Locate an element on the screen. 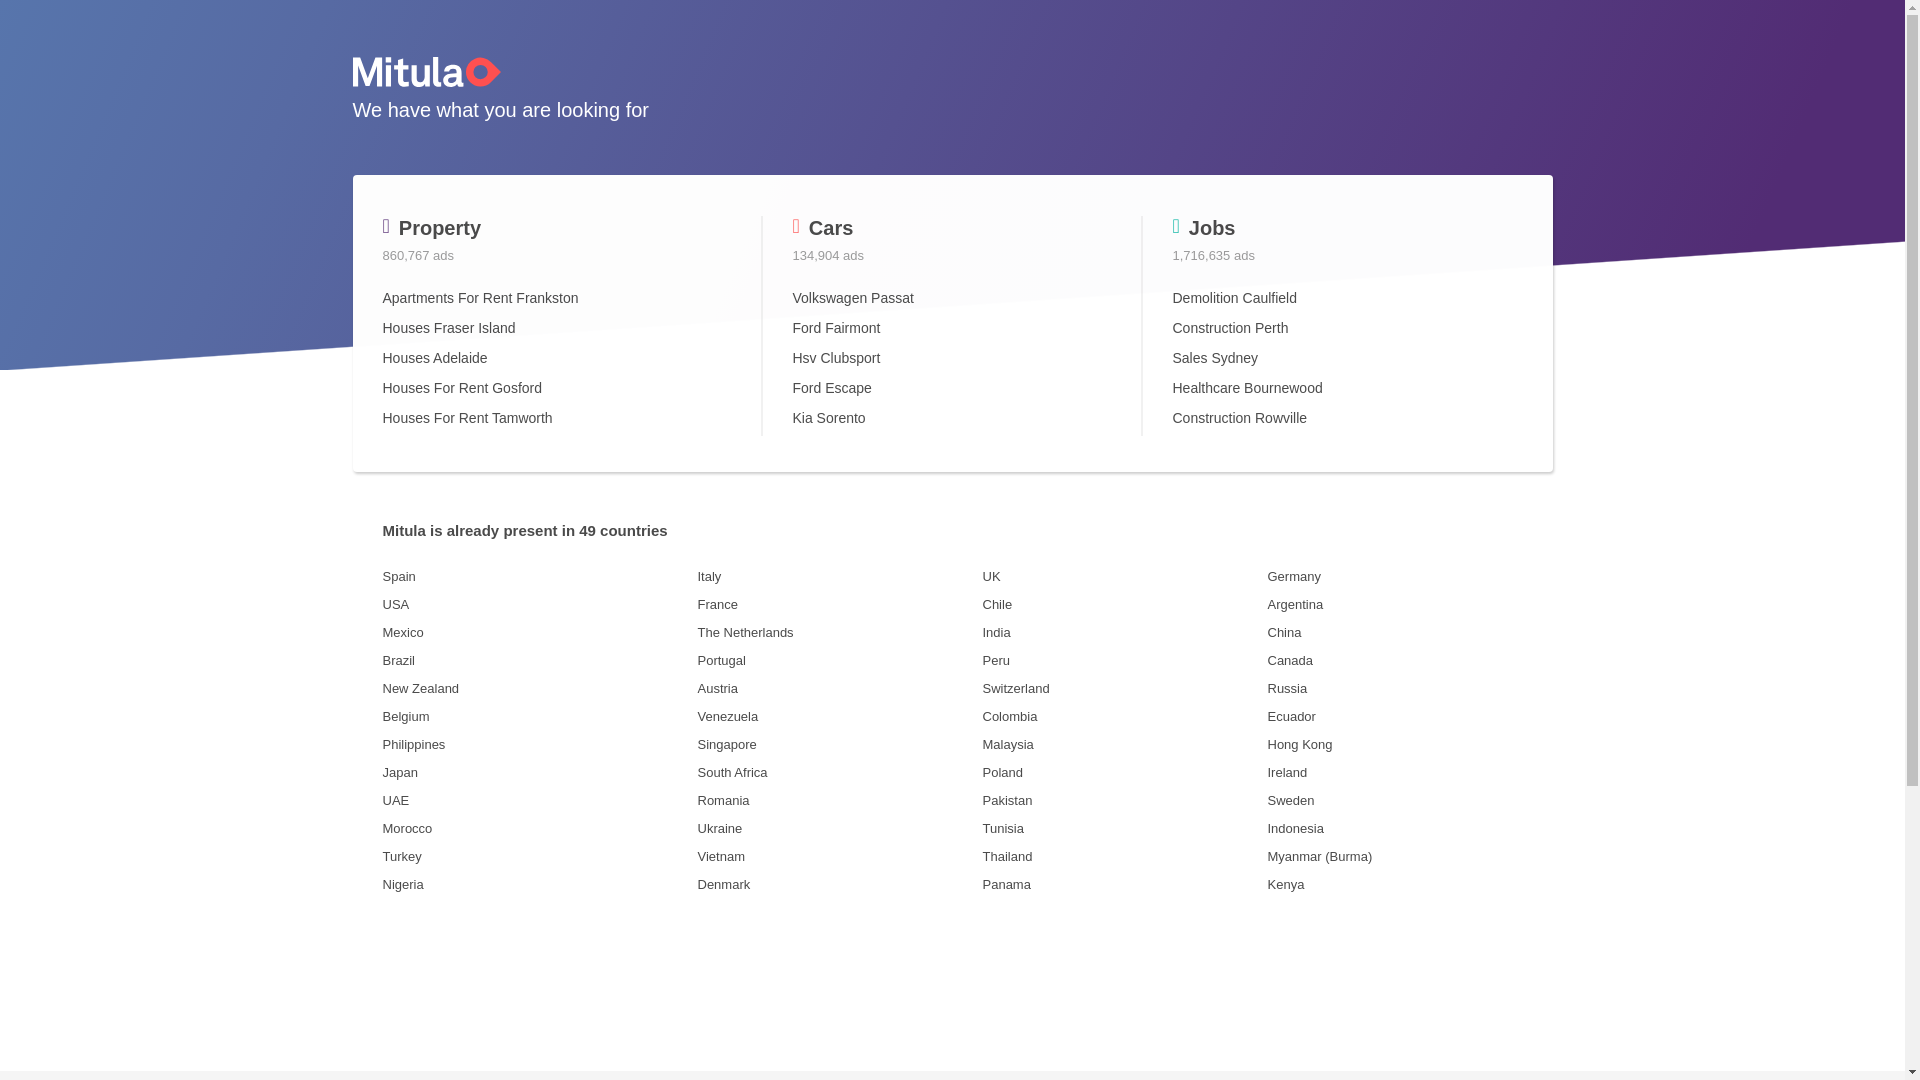 This screenshot has height=1080, width=1920. 'France' is located at coordinates (825, 604).